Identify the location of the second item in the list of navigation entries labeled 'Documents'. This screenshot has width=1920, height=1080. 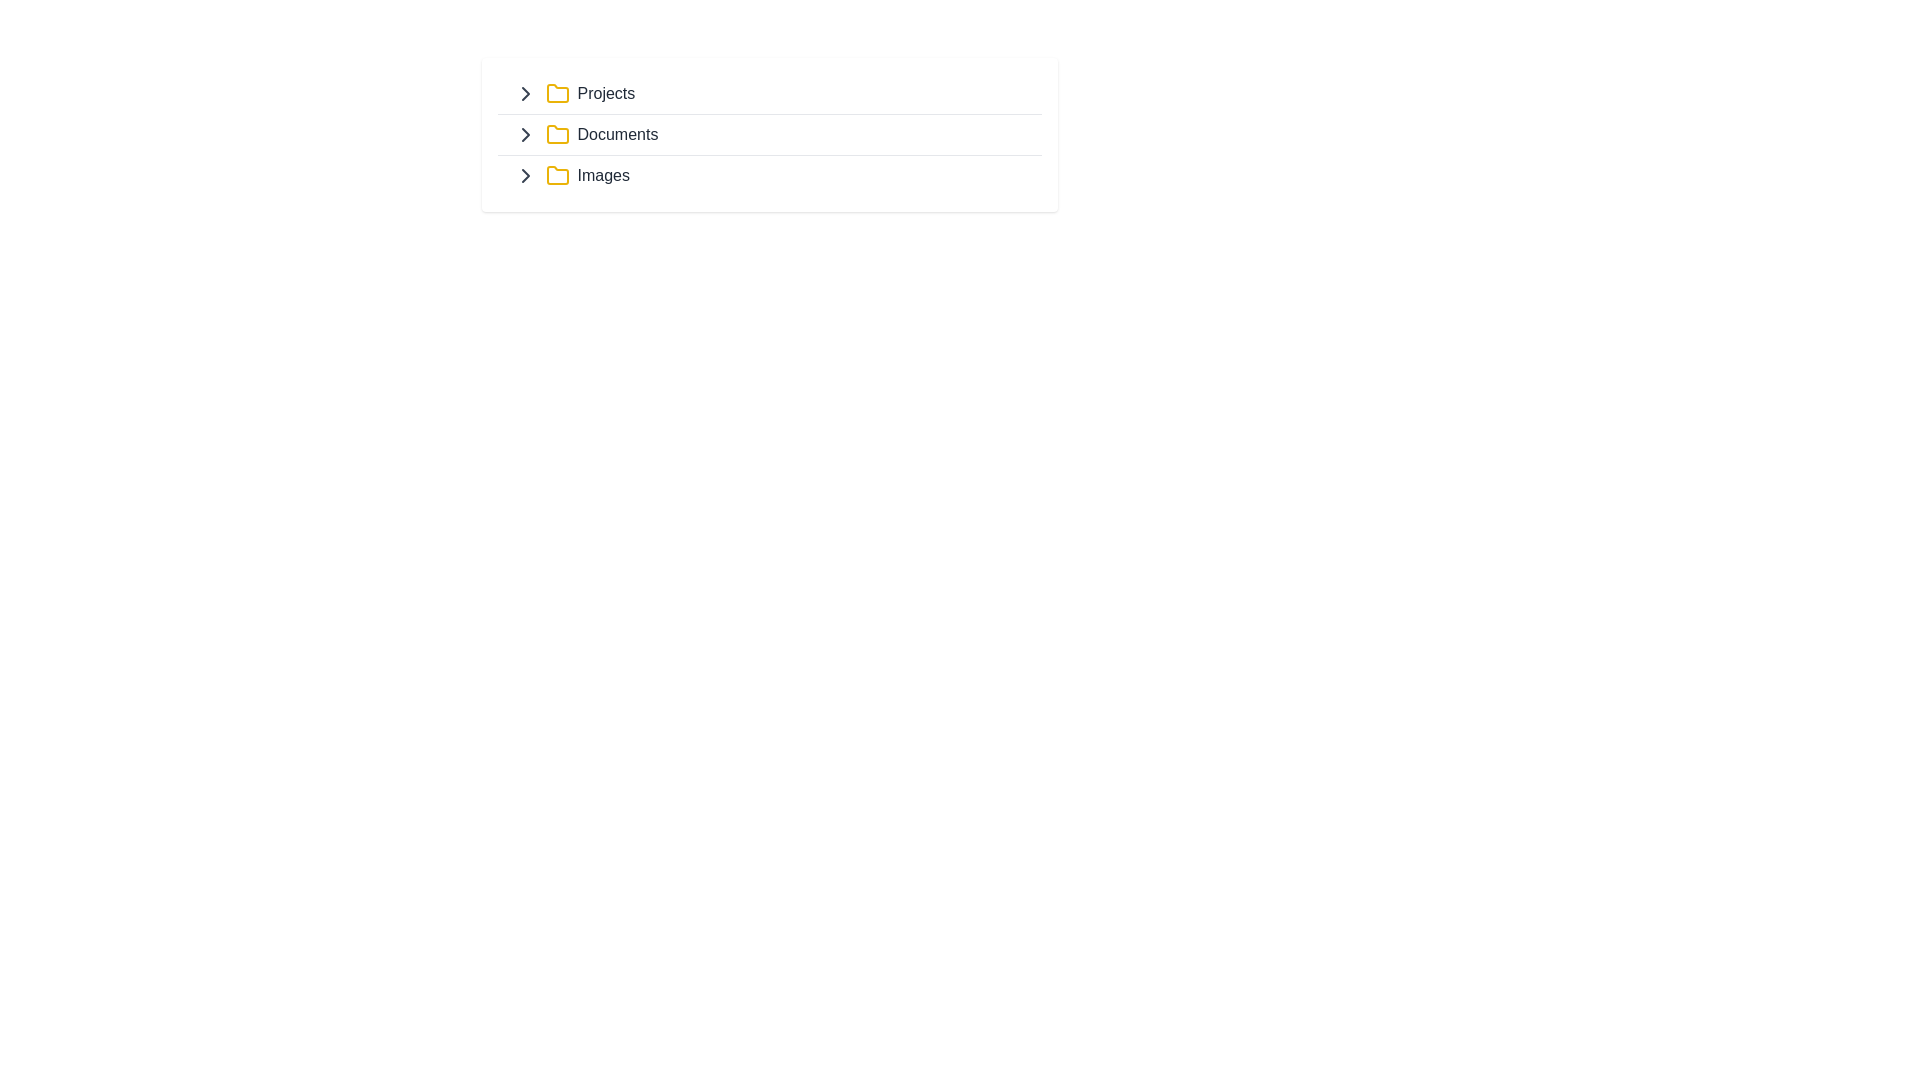
(768, 135).